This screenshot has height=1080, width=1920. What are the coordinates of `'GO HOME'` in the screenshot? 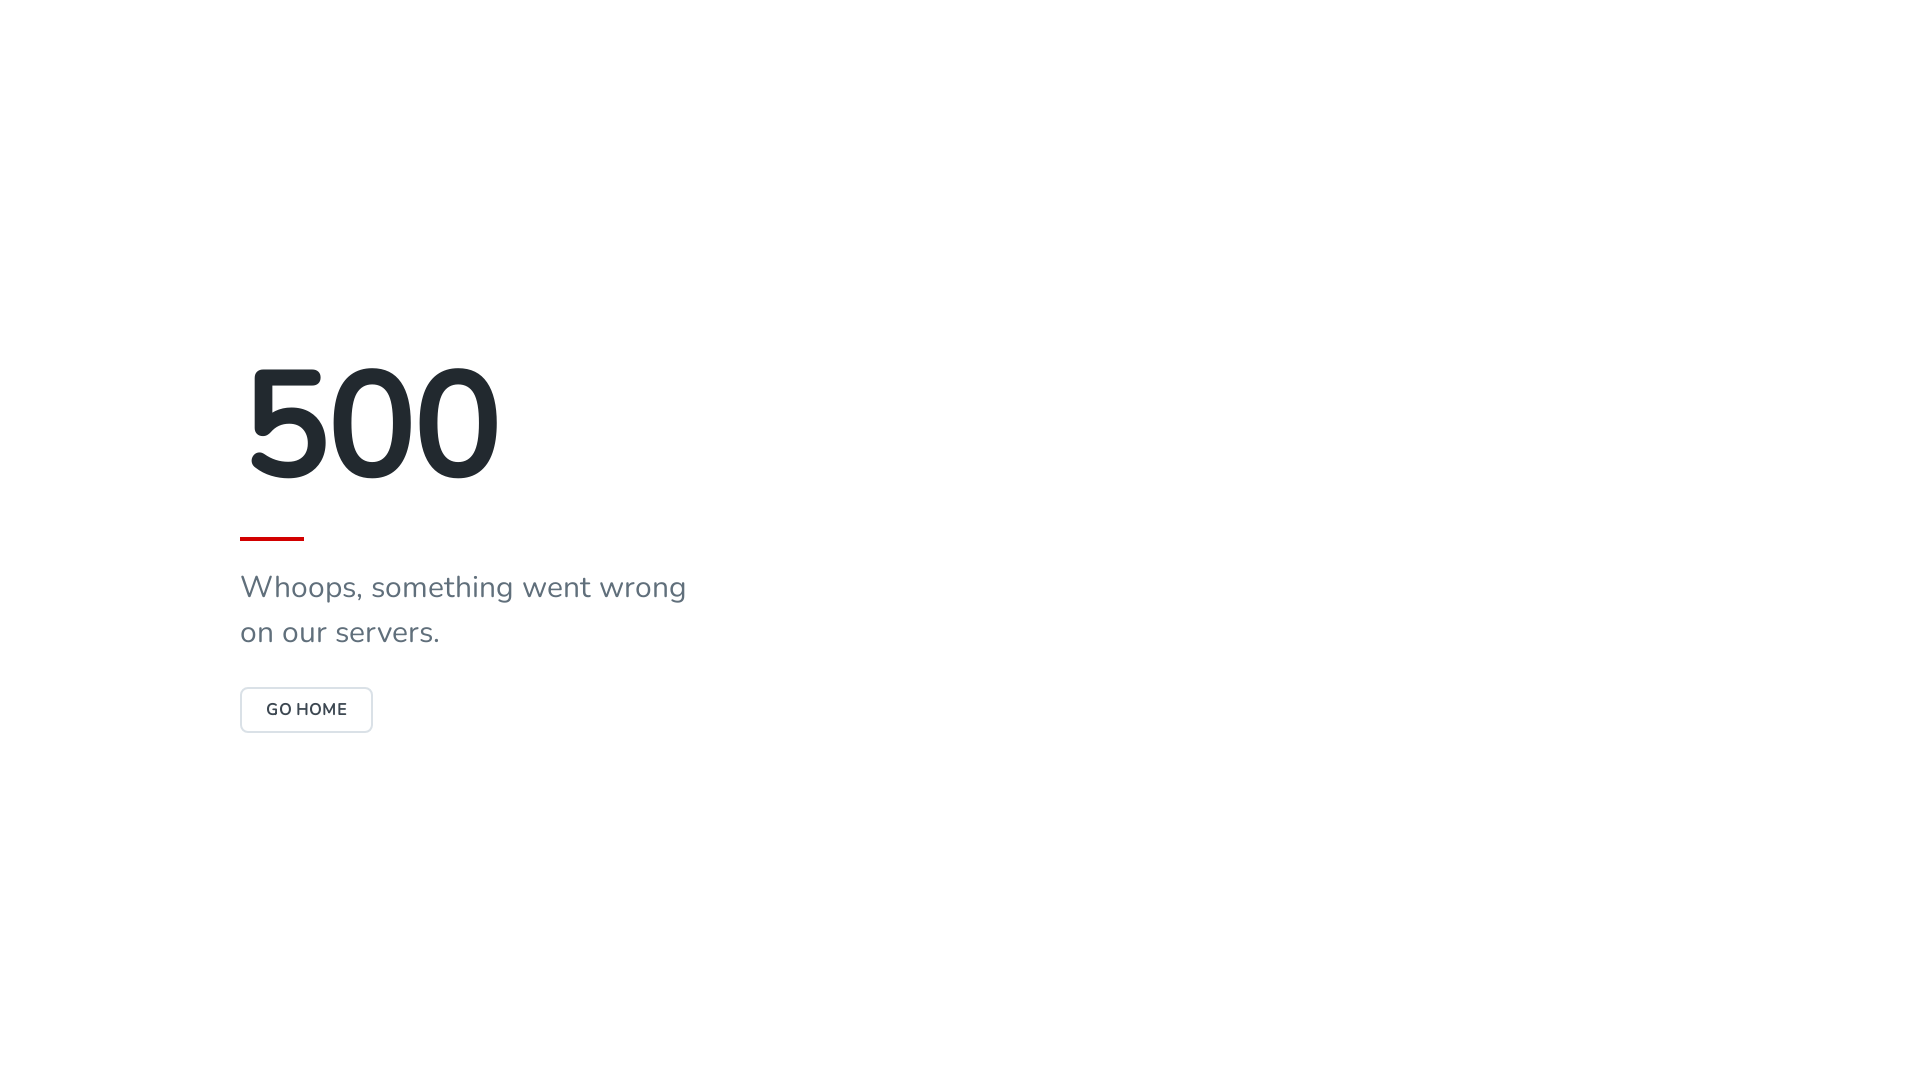 It's located at (305, 708).